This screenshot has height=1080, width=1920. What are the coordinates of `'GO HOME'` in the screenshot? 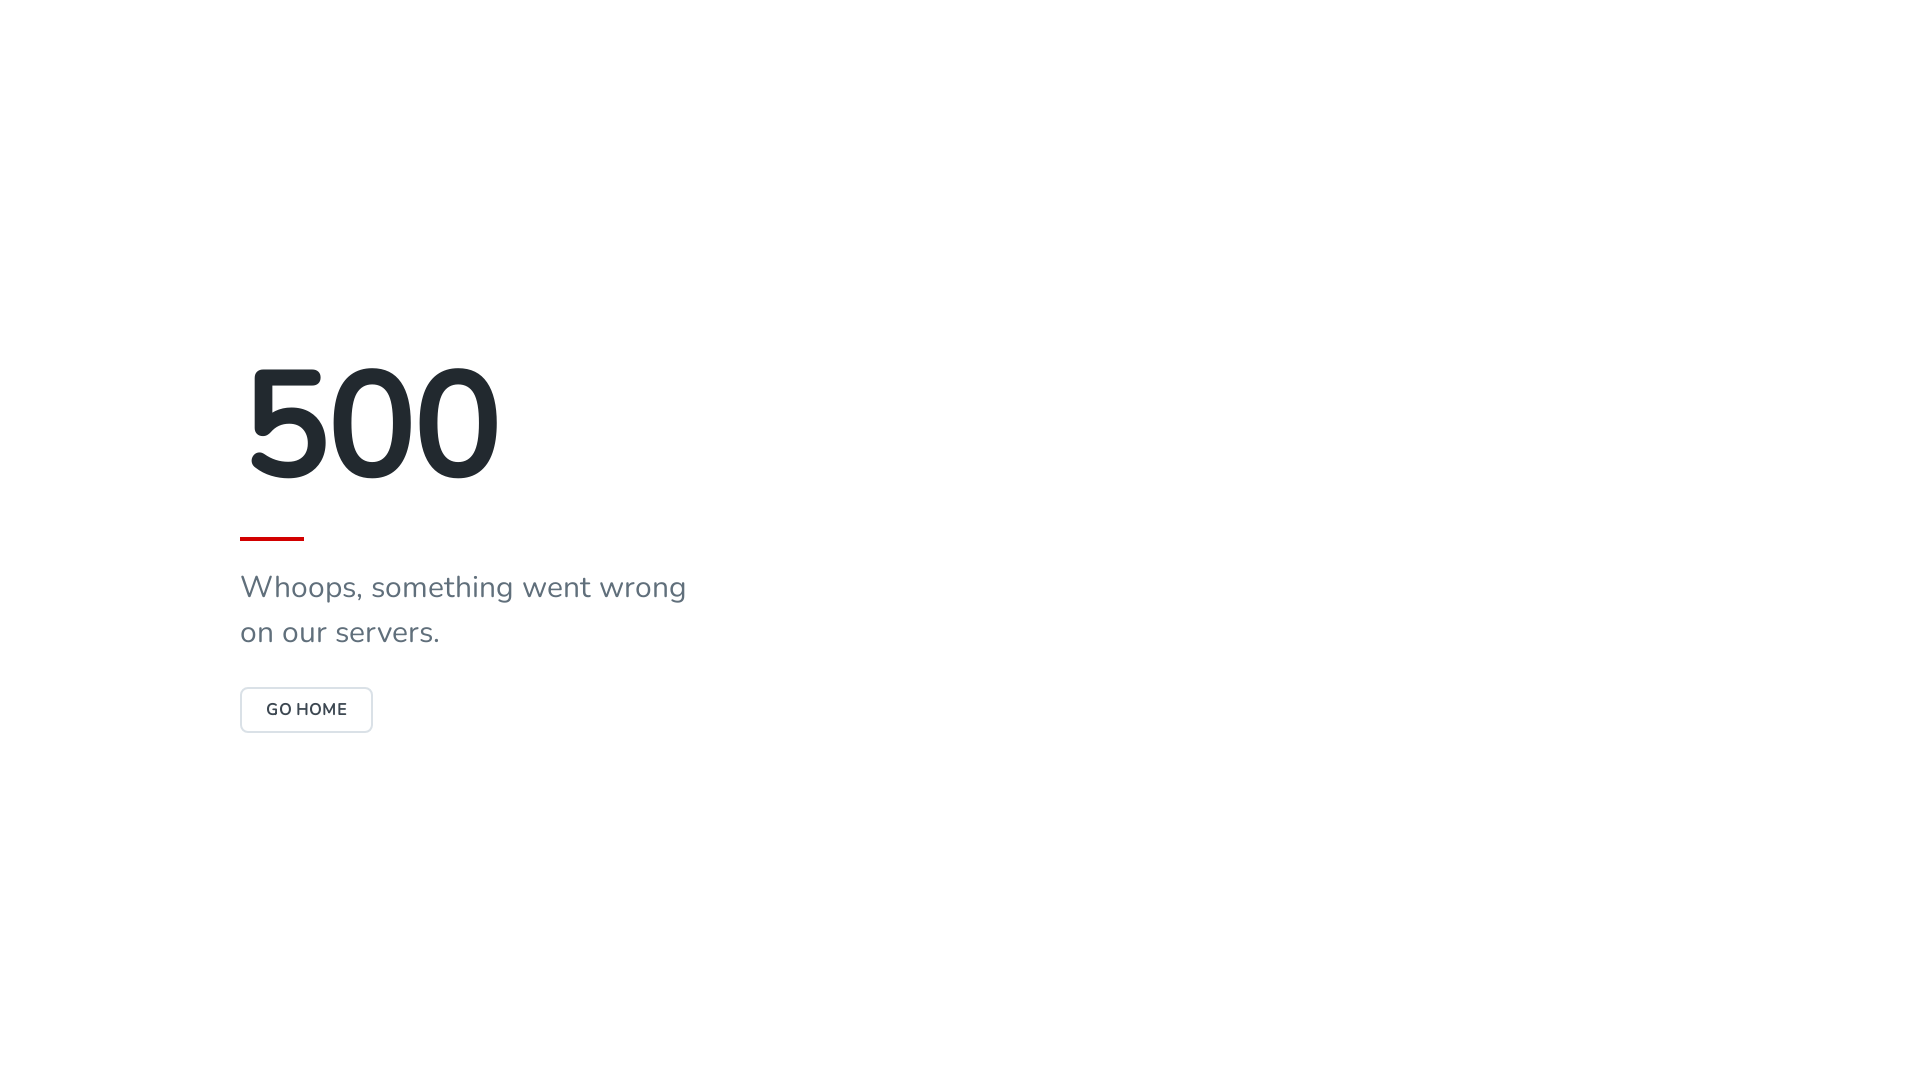 It's located at (305, 708).